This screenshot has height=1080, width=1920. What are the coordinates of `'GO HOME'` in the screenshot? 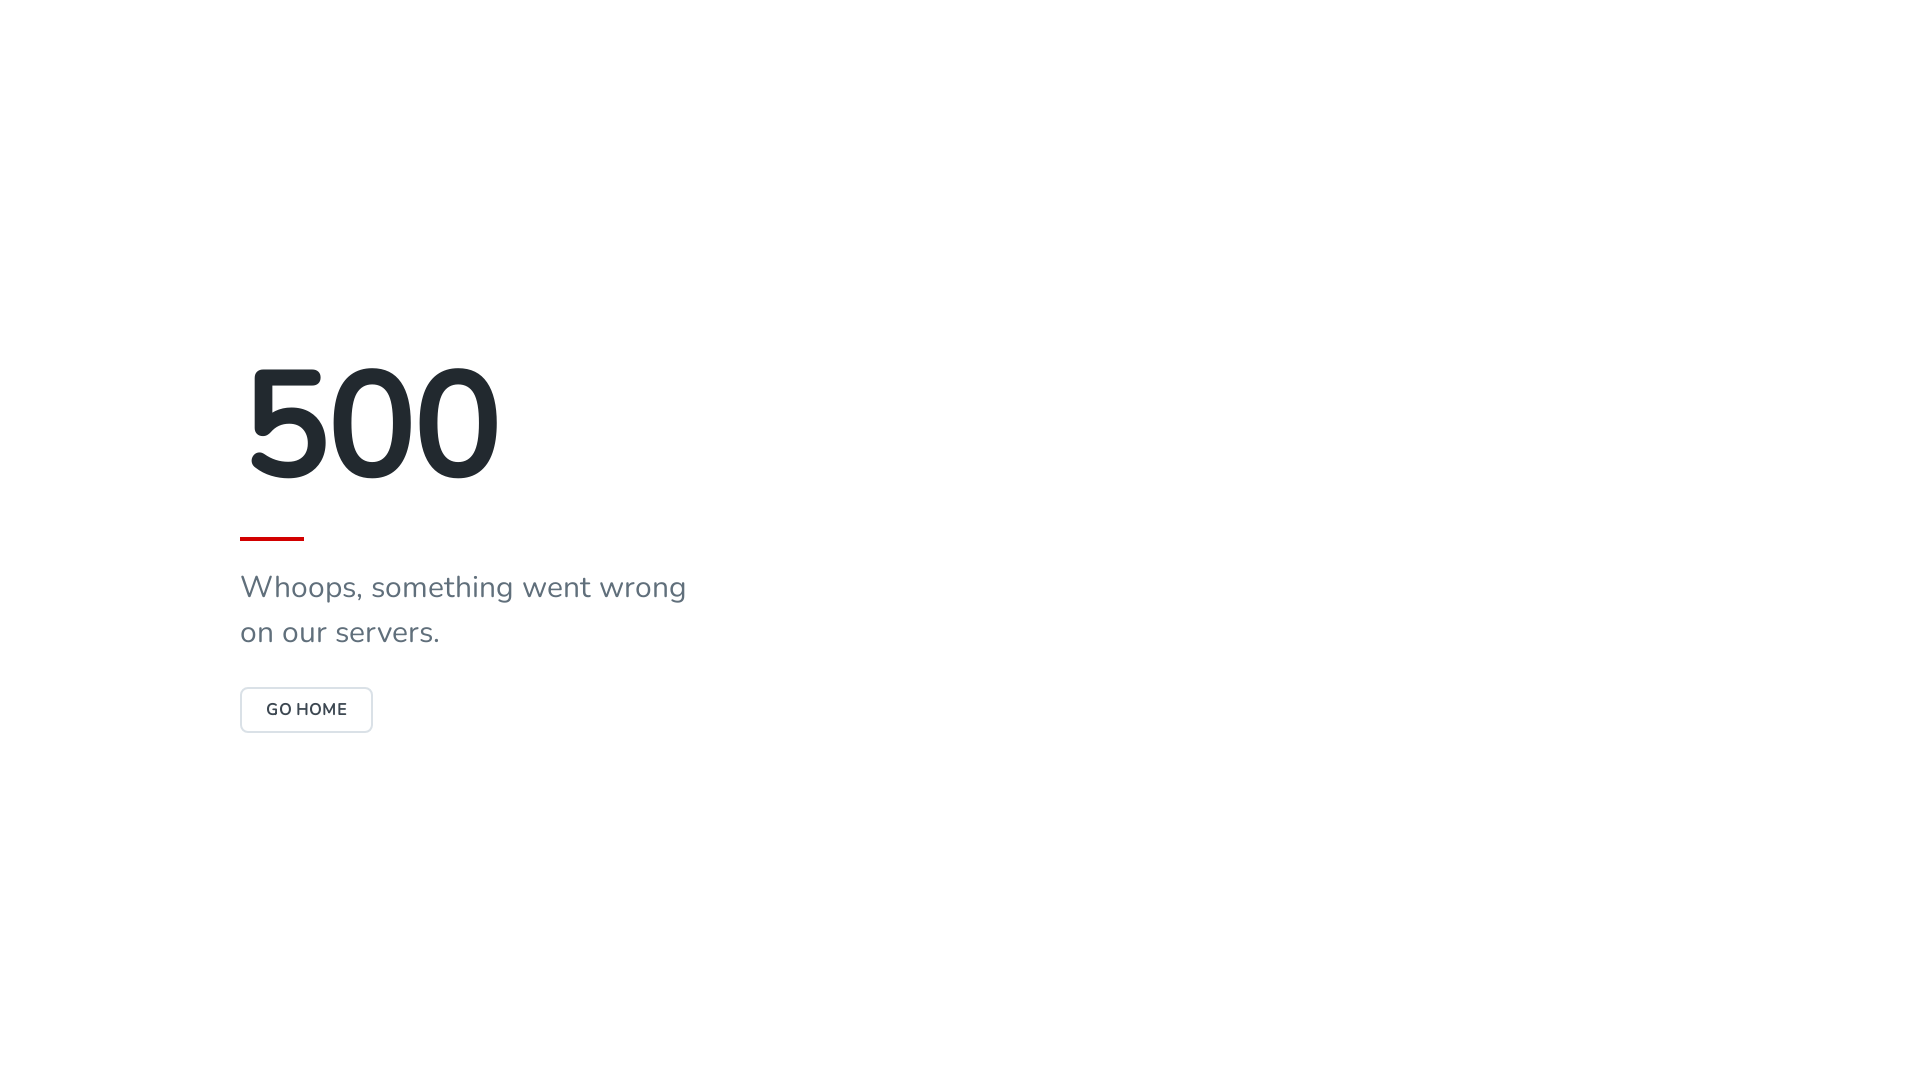 It's located at (305, 708).